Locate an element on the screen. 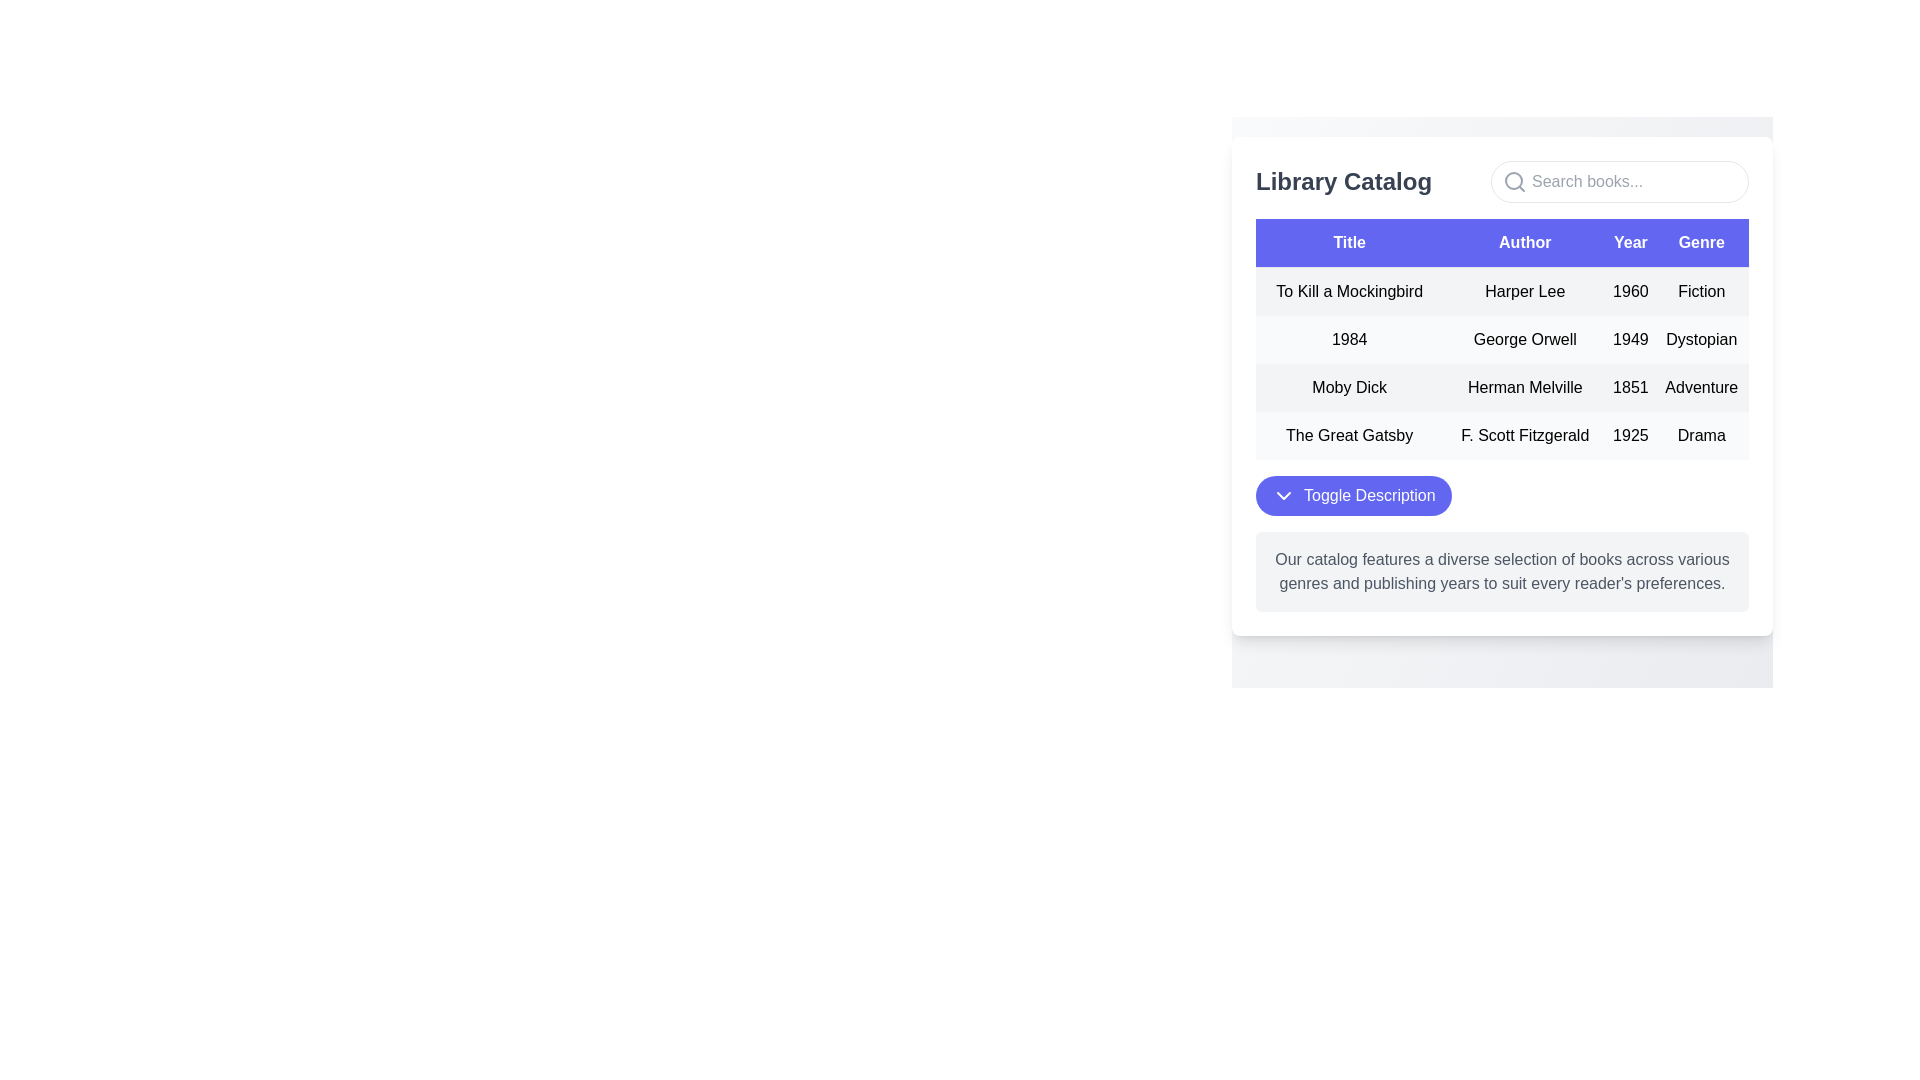 The image size is (1920, 1080). the search icon located in the 'Library Catalog' header bar, which is positioned at the top of the section and includes a search entry field beside the label is located at coordinates (1502, 181).